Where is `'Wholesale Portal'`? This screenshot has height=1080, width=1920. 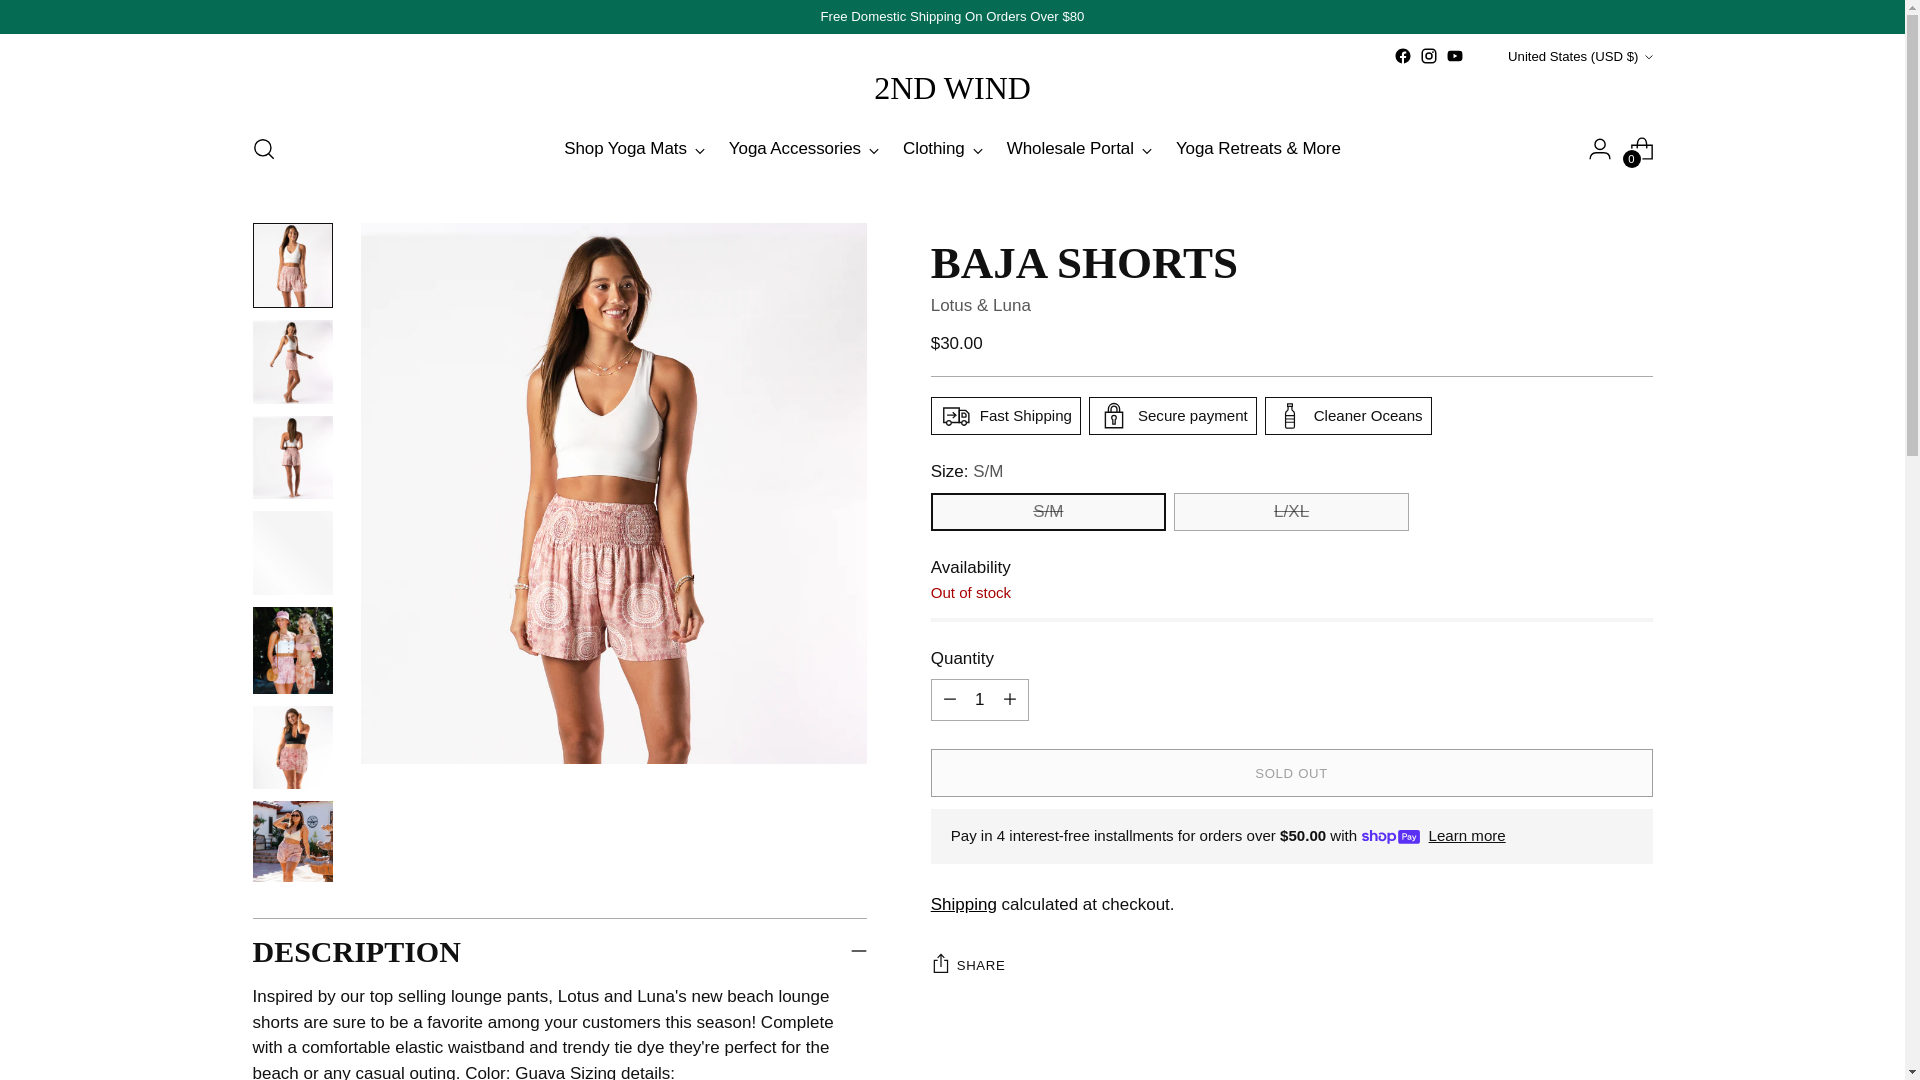 'Wholesale Portal' is located at coordinates (1078, 148).